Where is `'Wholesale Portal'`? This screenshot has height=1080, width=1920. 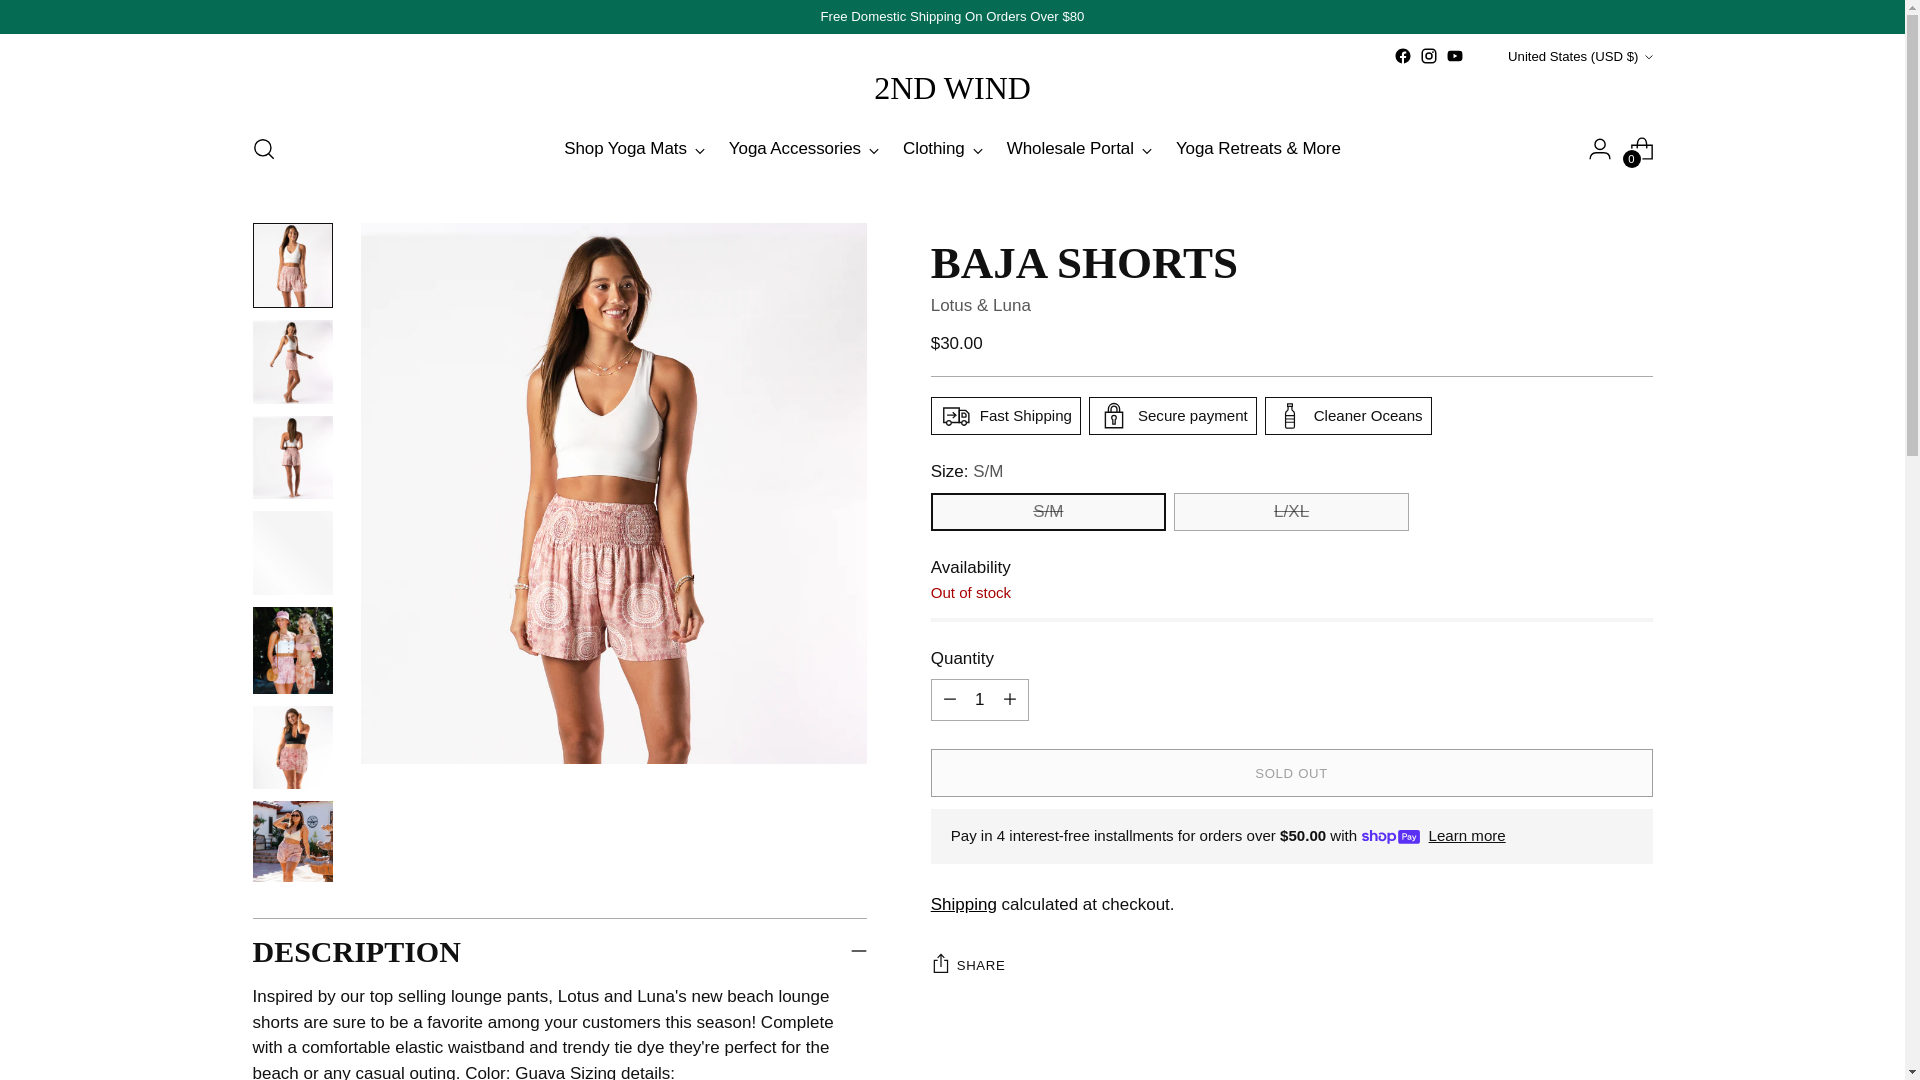 'Wholesale Portal' is located at coordinates (1078, 148).